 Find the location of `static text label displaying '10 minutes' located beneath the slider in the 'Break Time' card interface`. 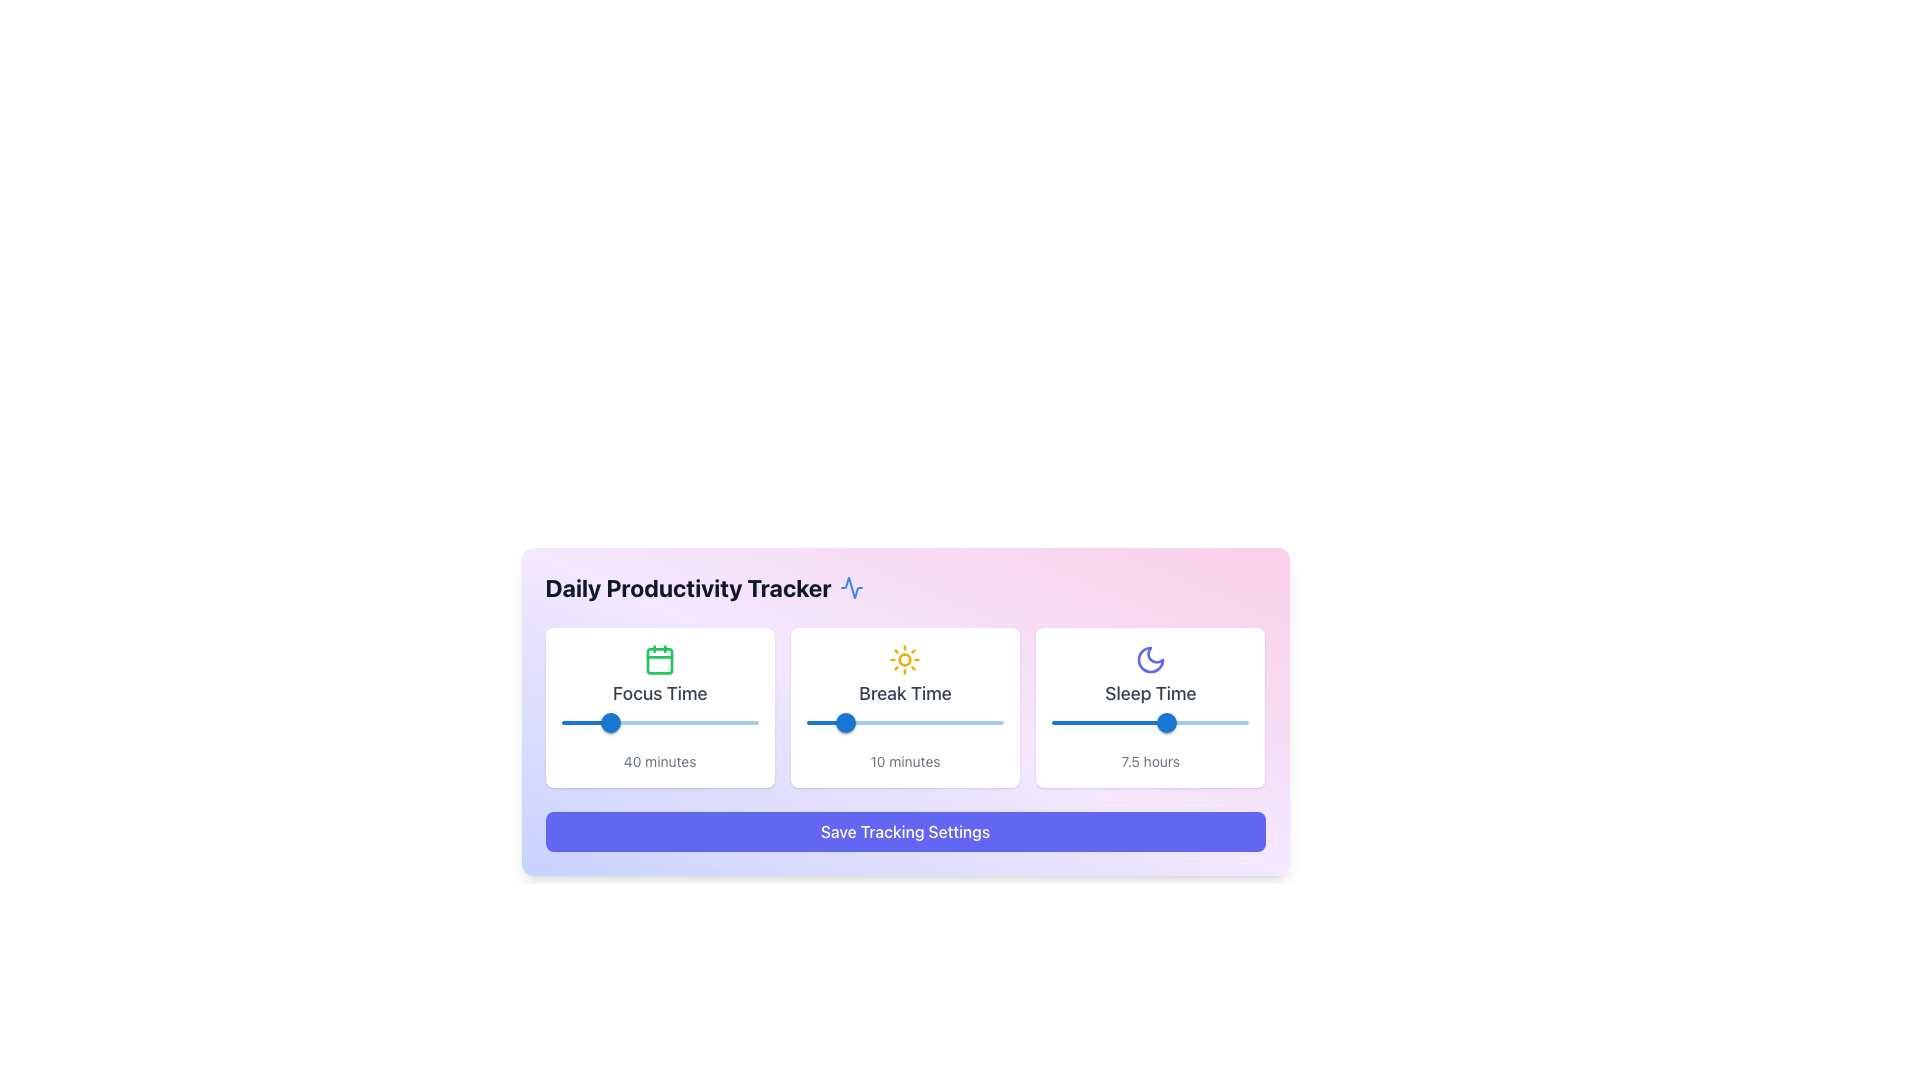

static text label displaying '10 minutes' located beneath the slider in the 'Break Time' card interface is located at coordinates (904, 762).